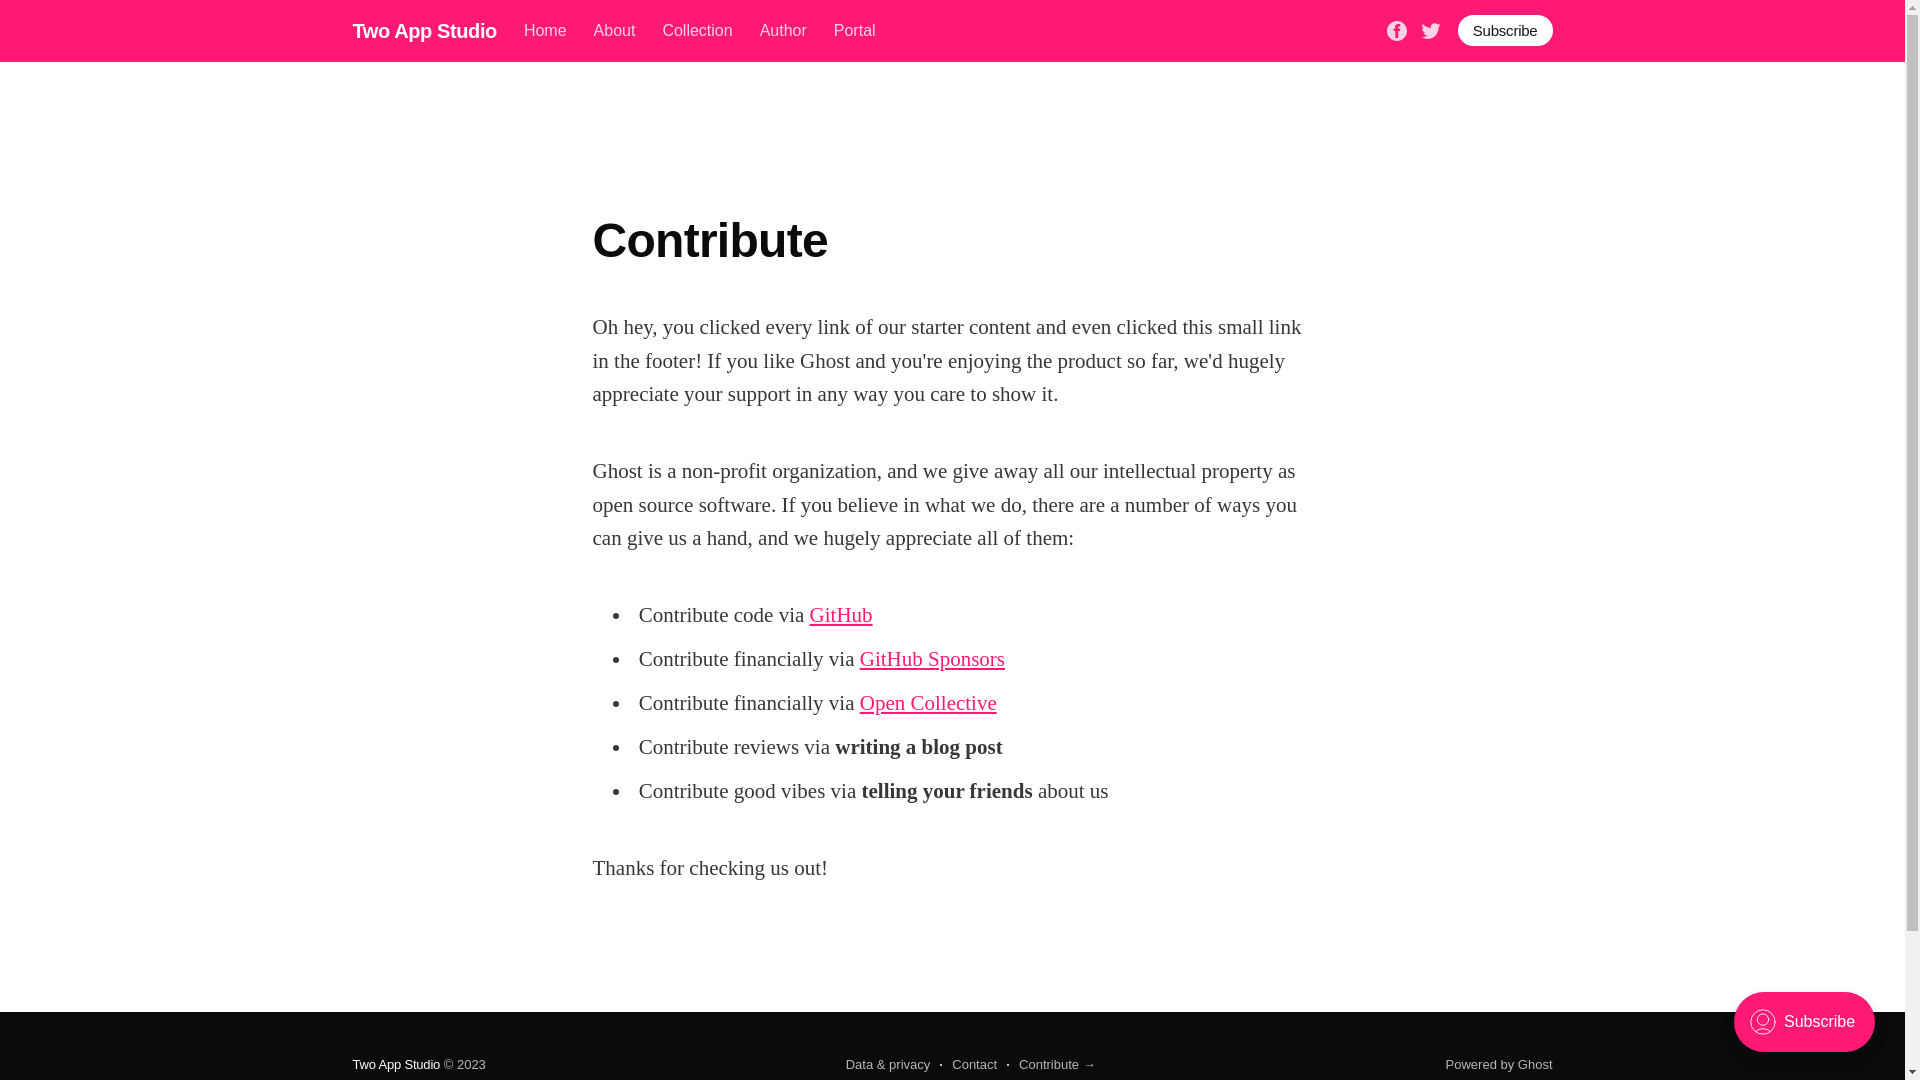 Image resolution: width=1920 pixels, height=1080 pixels. I want to click on 'About', so click(613, 30).